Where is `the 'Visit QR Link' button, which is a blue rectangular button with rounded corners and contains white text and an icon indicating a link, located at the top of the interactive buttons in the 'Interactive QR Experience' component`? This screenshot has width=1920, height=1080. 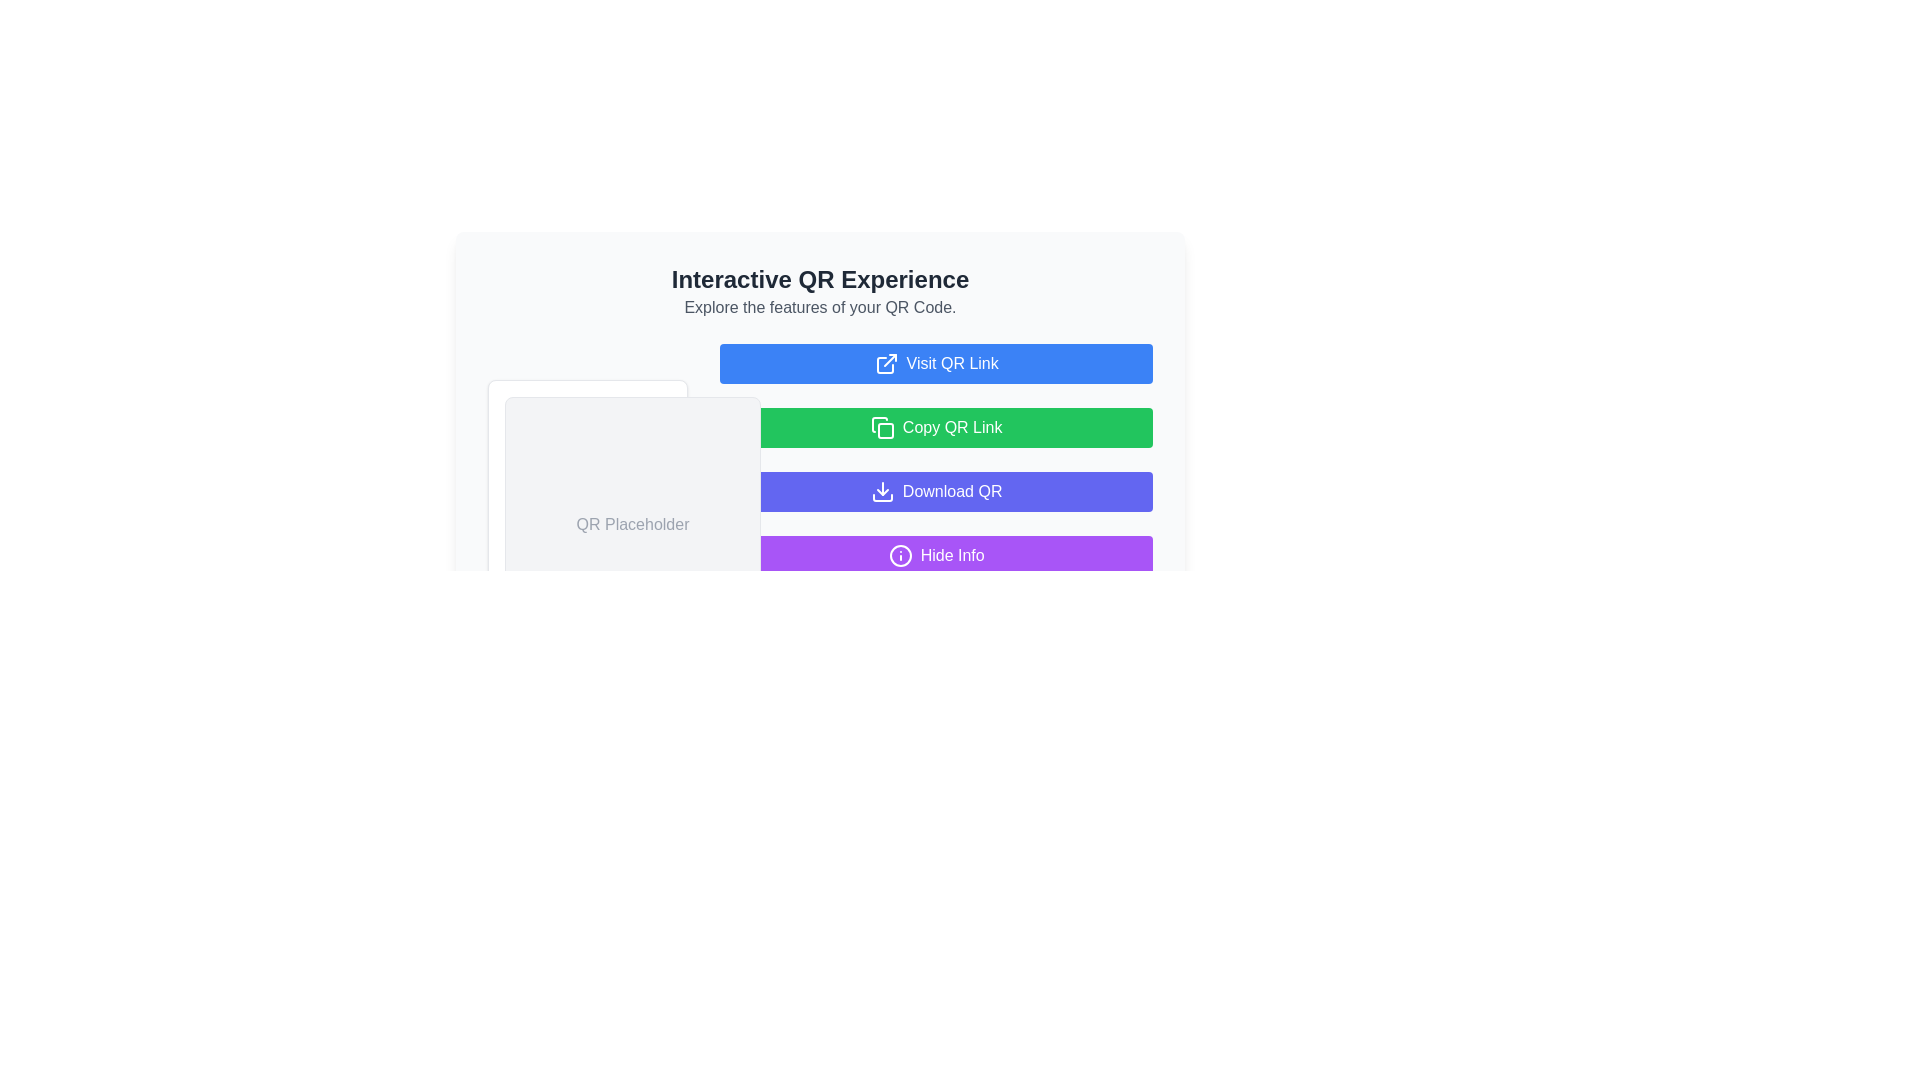
the 'Visit QR Link' button, which is a blue rectangular button with rounded corners and contains white text and an icon indicating a link, located at the top of the interactive buttons in the 'Interactive QR Experience' component is located at coordinates (935, 363).